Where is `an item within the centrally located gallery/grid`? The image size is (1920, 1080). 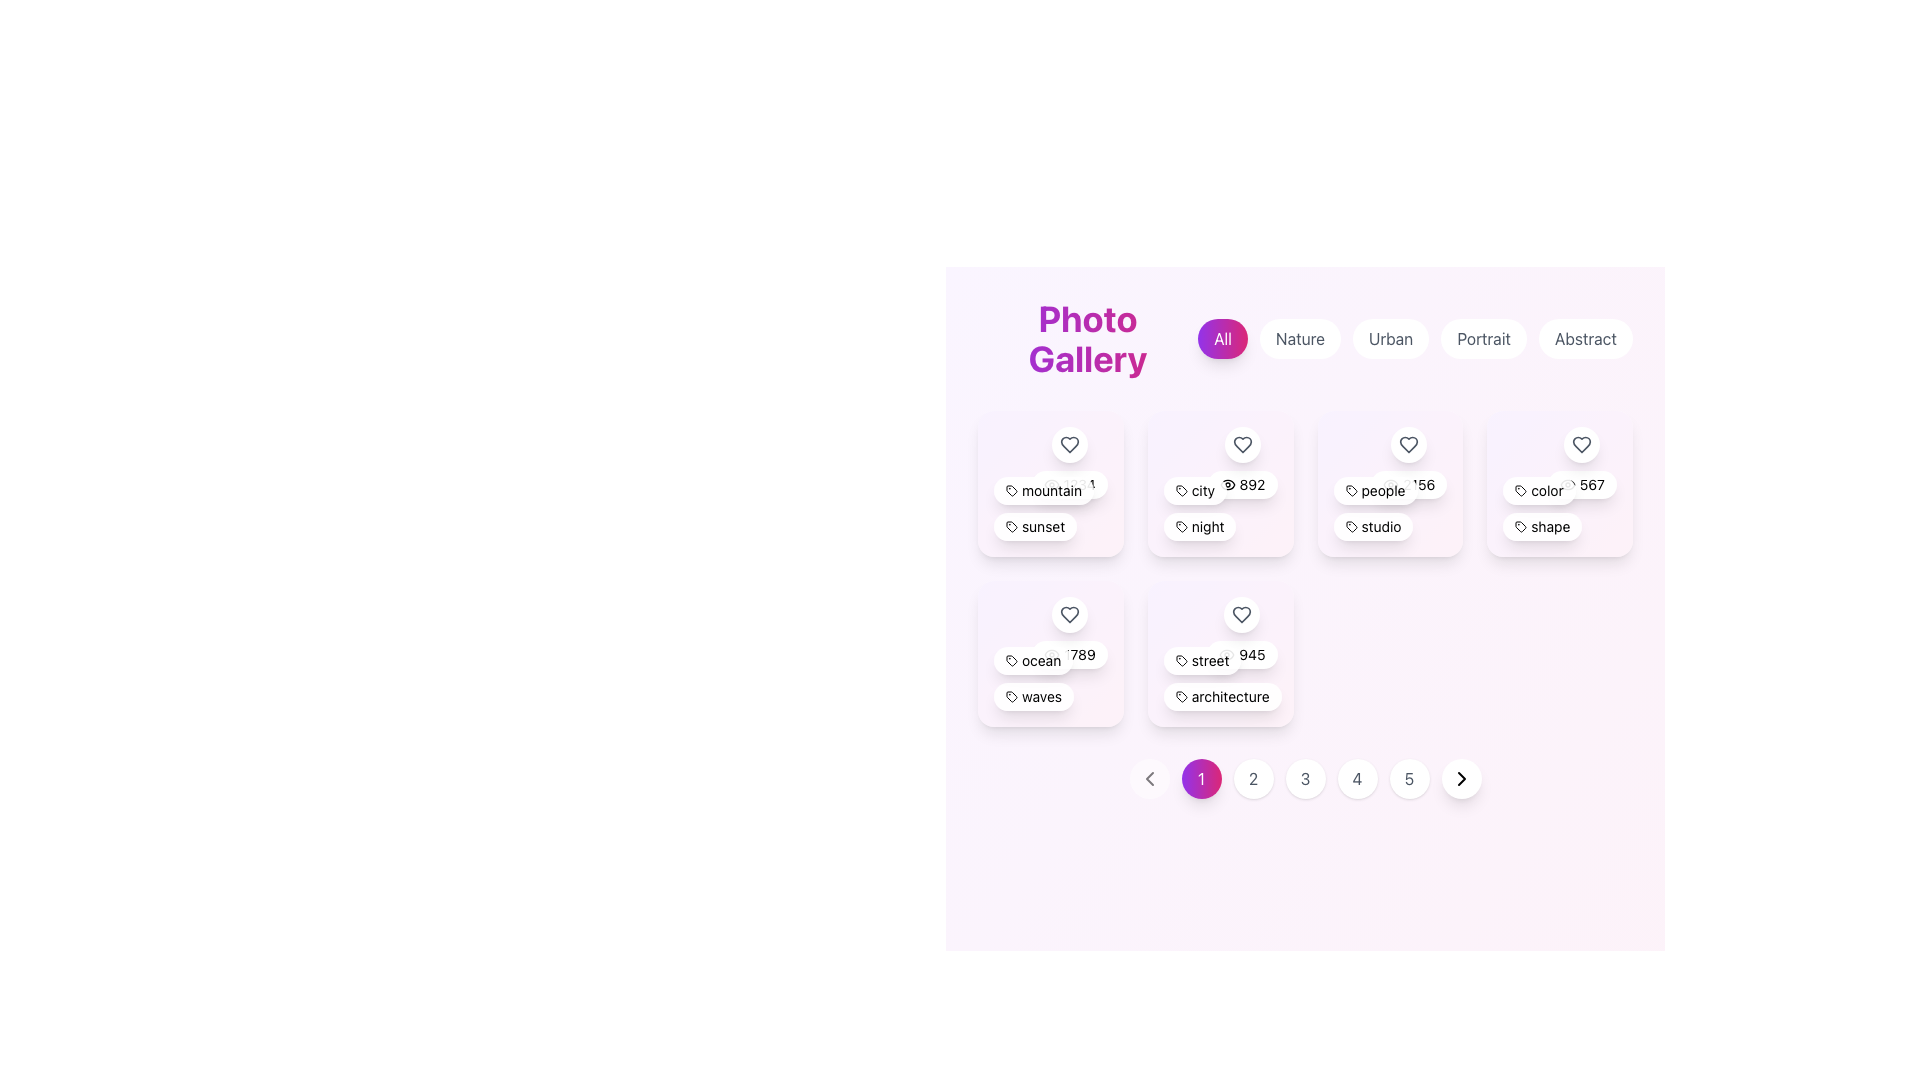
an item within the centrally located gallery/grid is located at coordinates (1305, 548).